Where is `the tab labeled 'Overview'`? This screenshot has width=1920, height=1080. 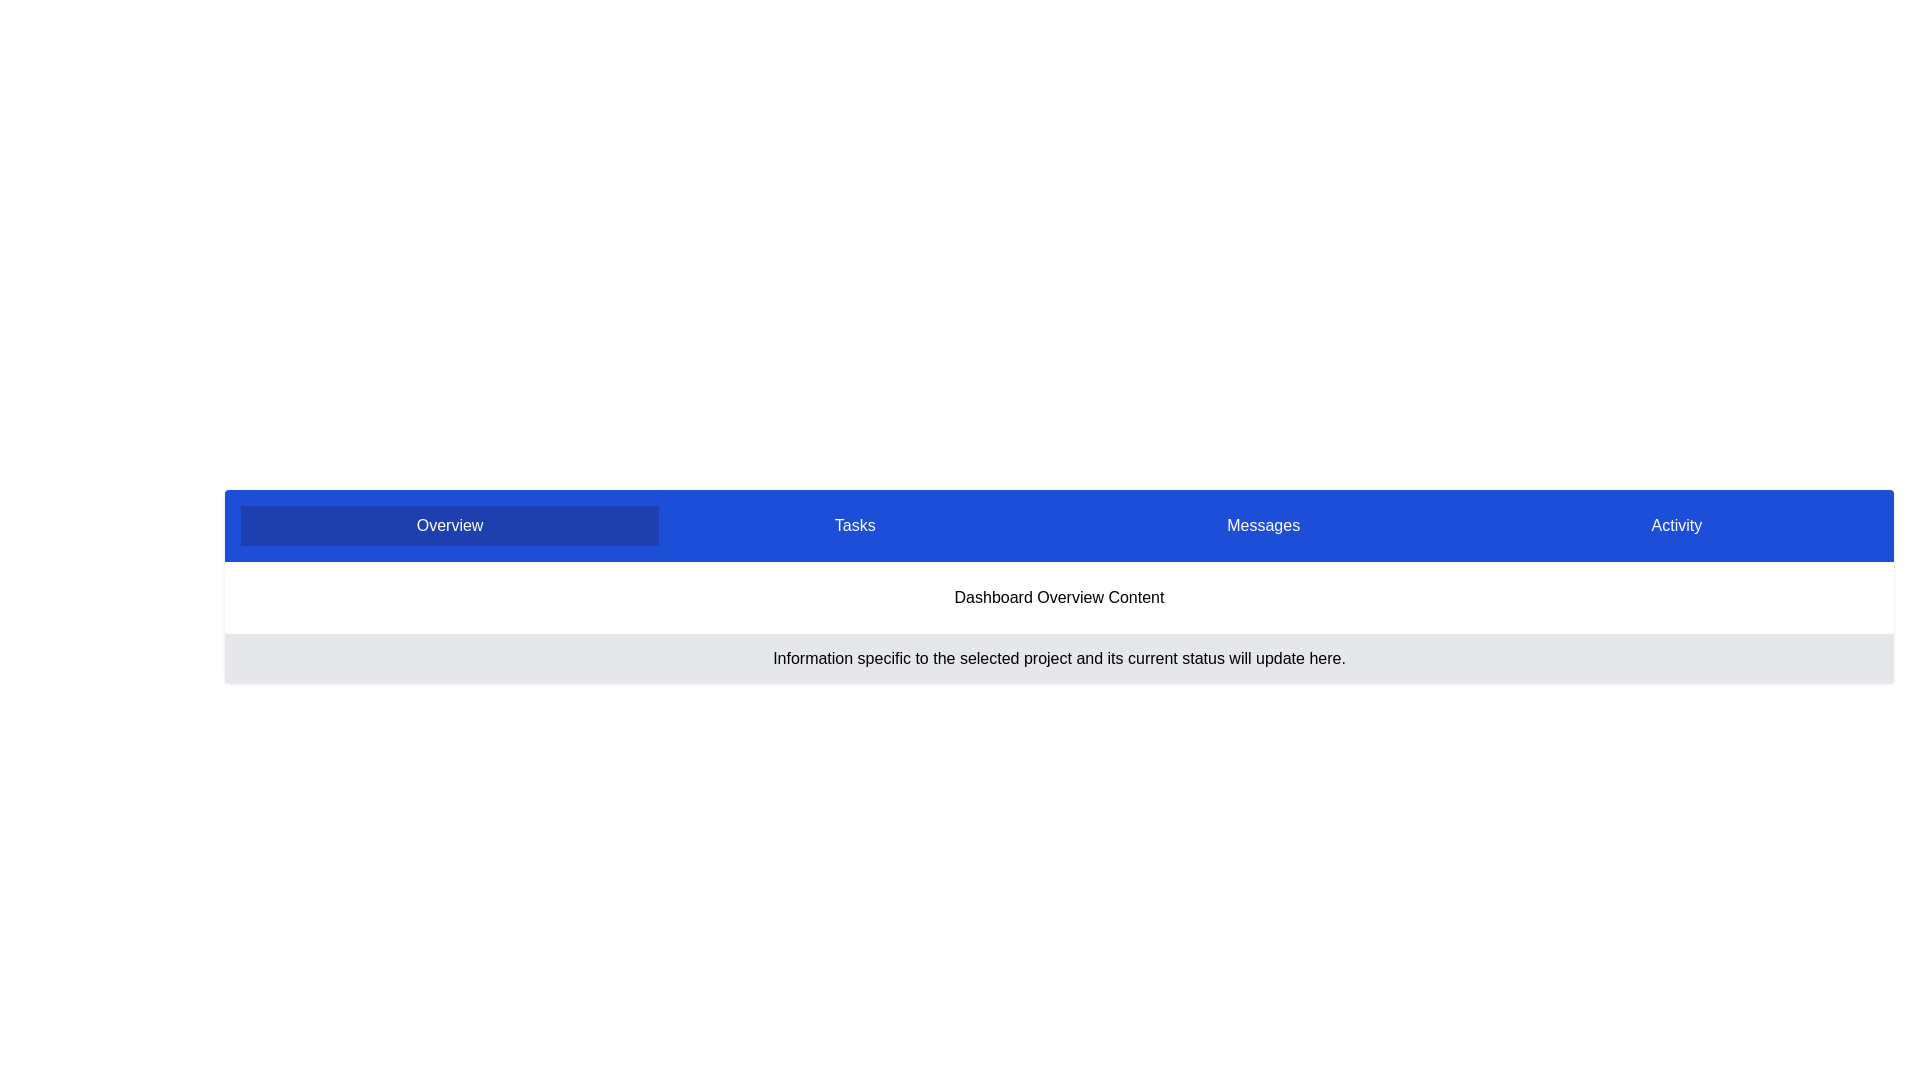 the tab labeled 'Overview' is located at coordinates (449, 524).